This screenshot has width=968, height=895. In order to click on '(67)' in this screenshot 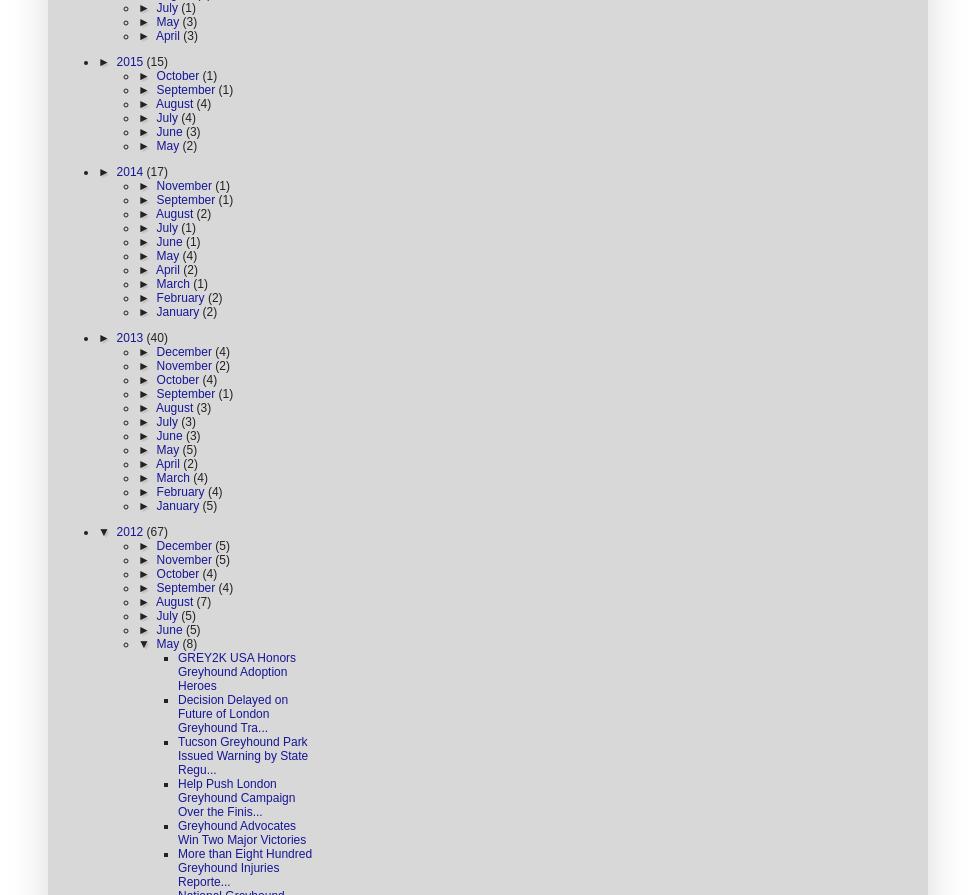, I will do `click(155, 530)`.